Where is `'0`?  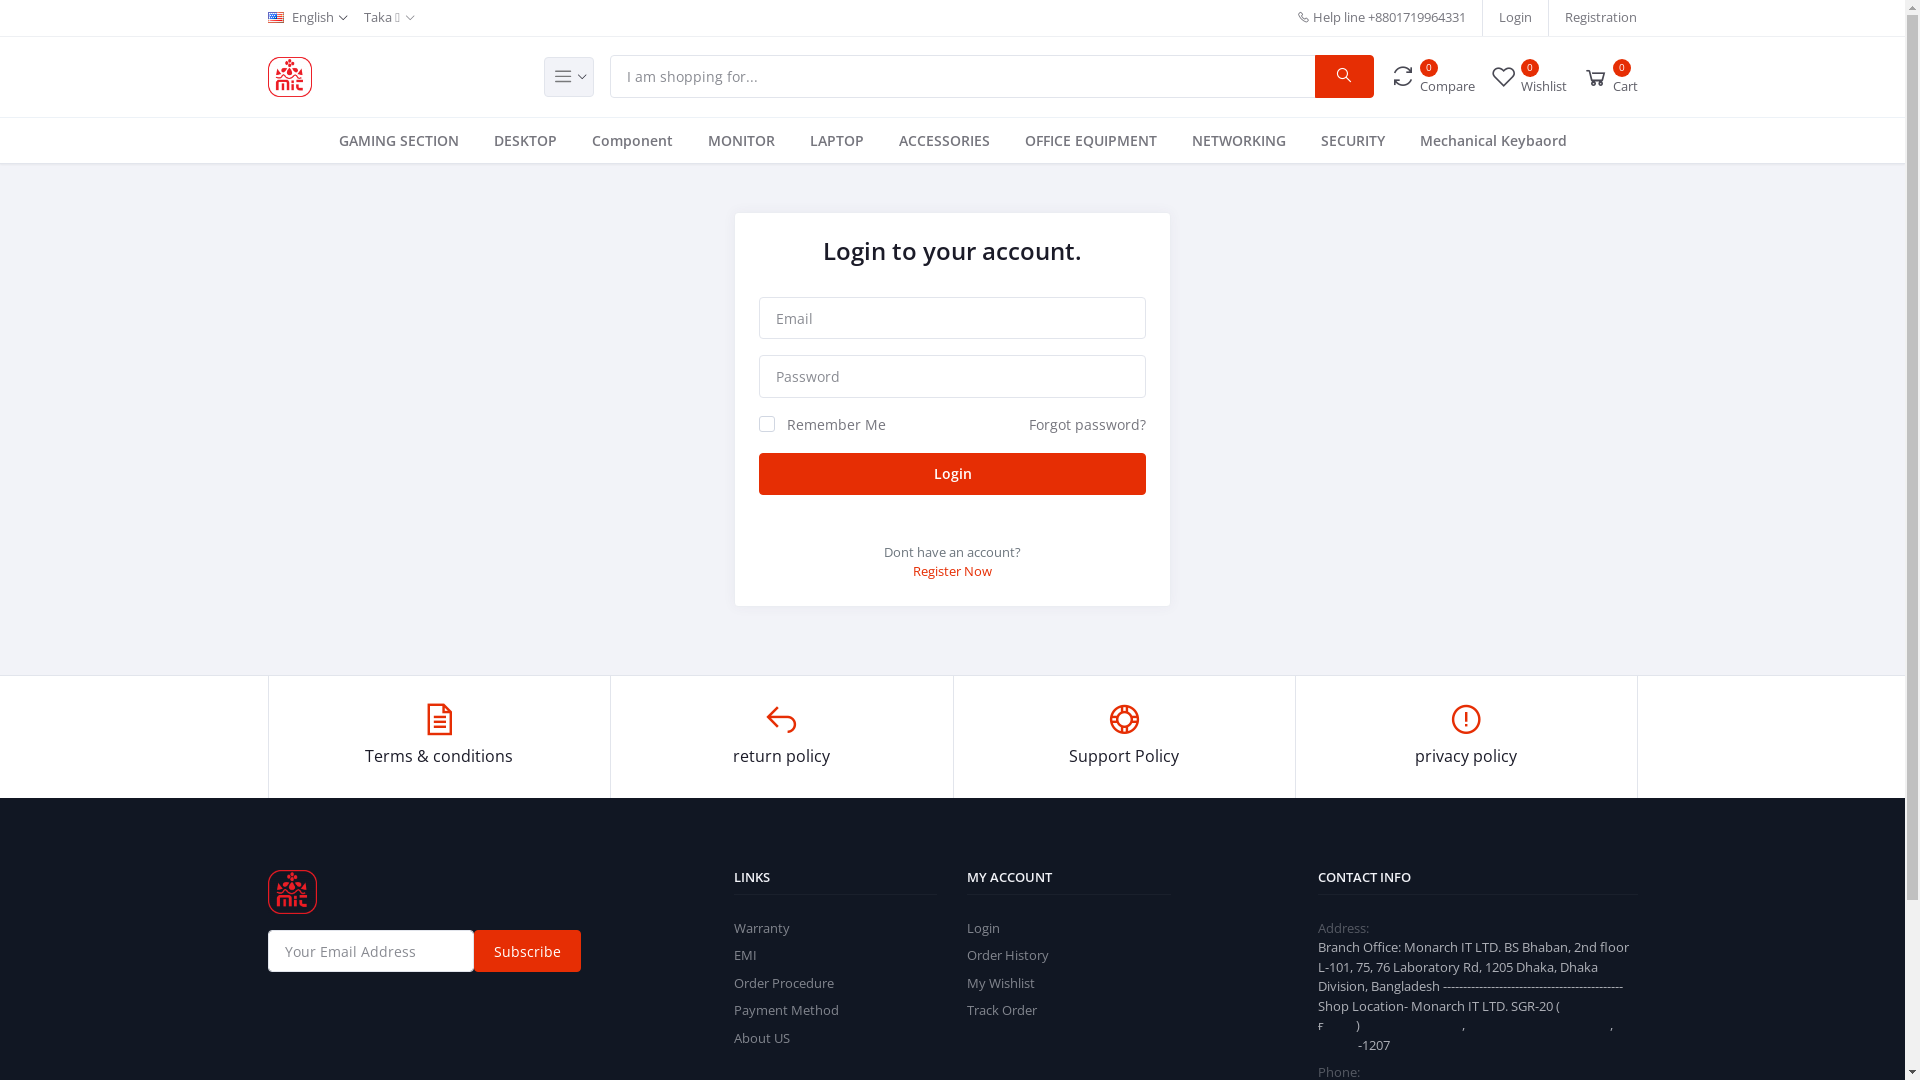 '0 is located at coordinates (1431, 75).